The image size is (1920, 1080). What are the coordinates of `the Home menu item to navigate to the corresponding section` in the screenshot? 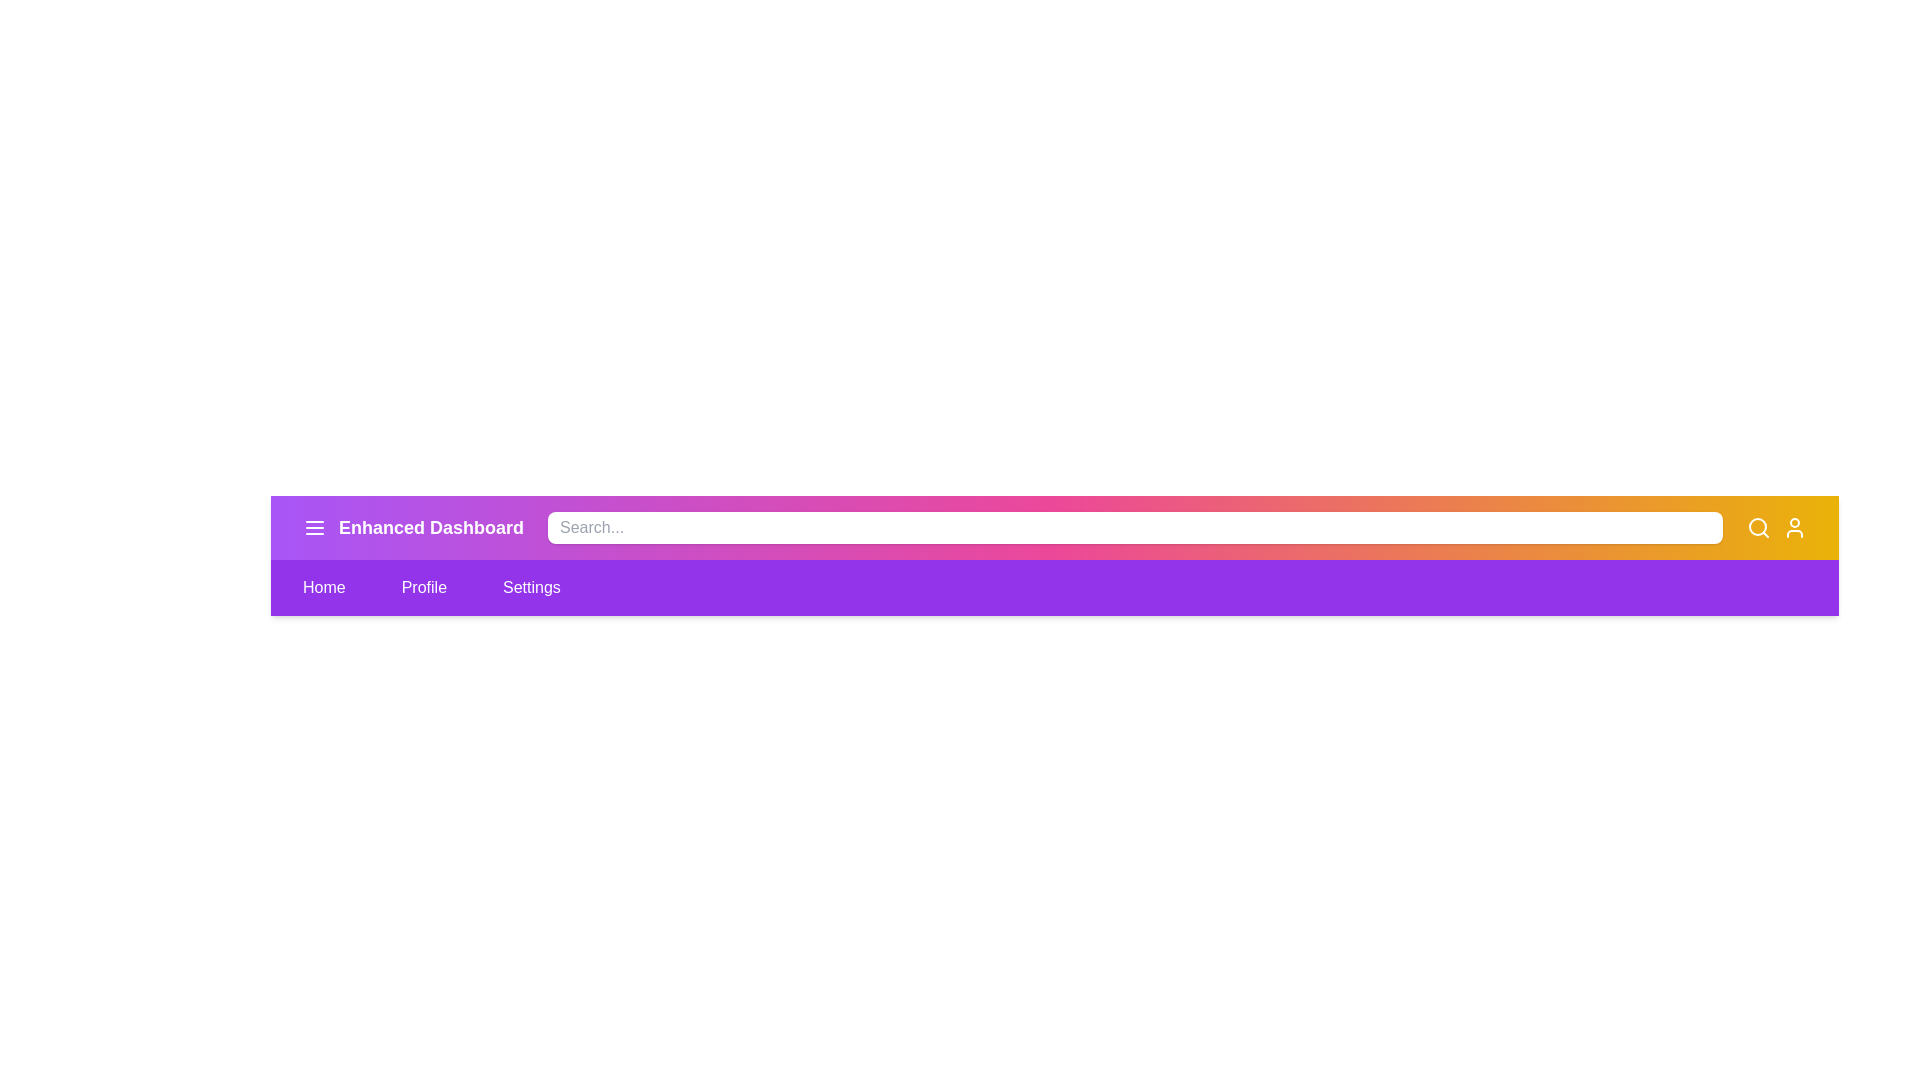 It's located at (324, 586).